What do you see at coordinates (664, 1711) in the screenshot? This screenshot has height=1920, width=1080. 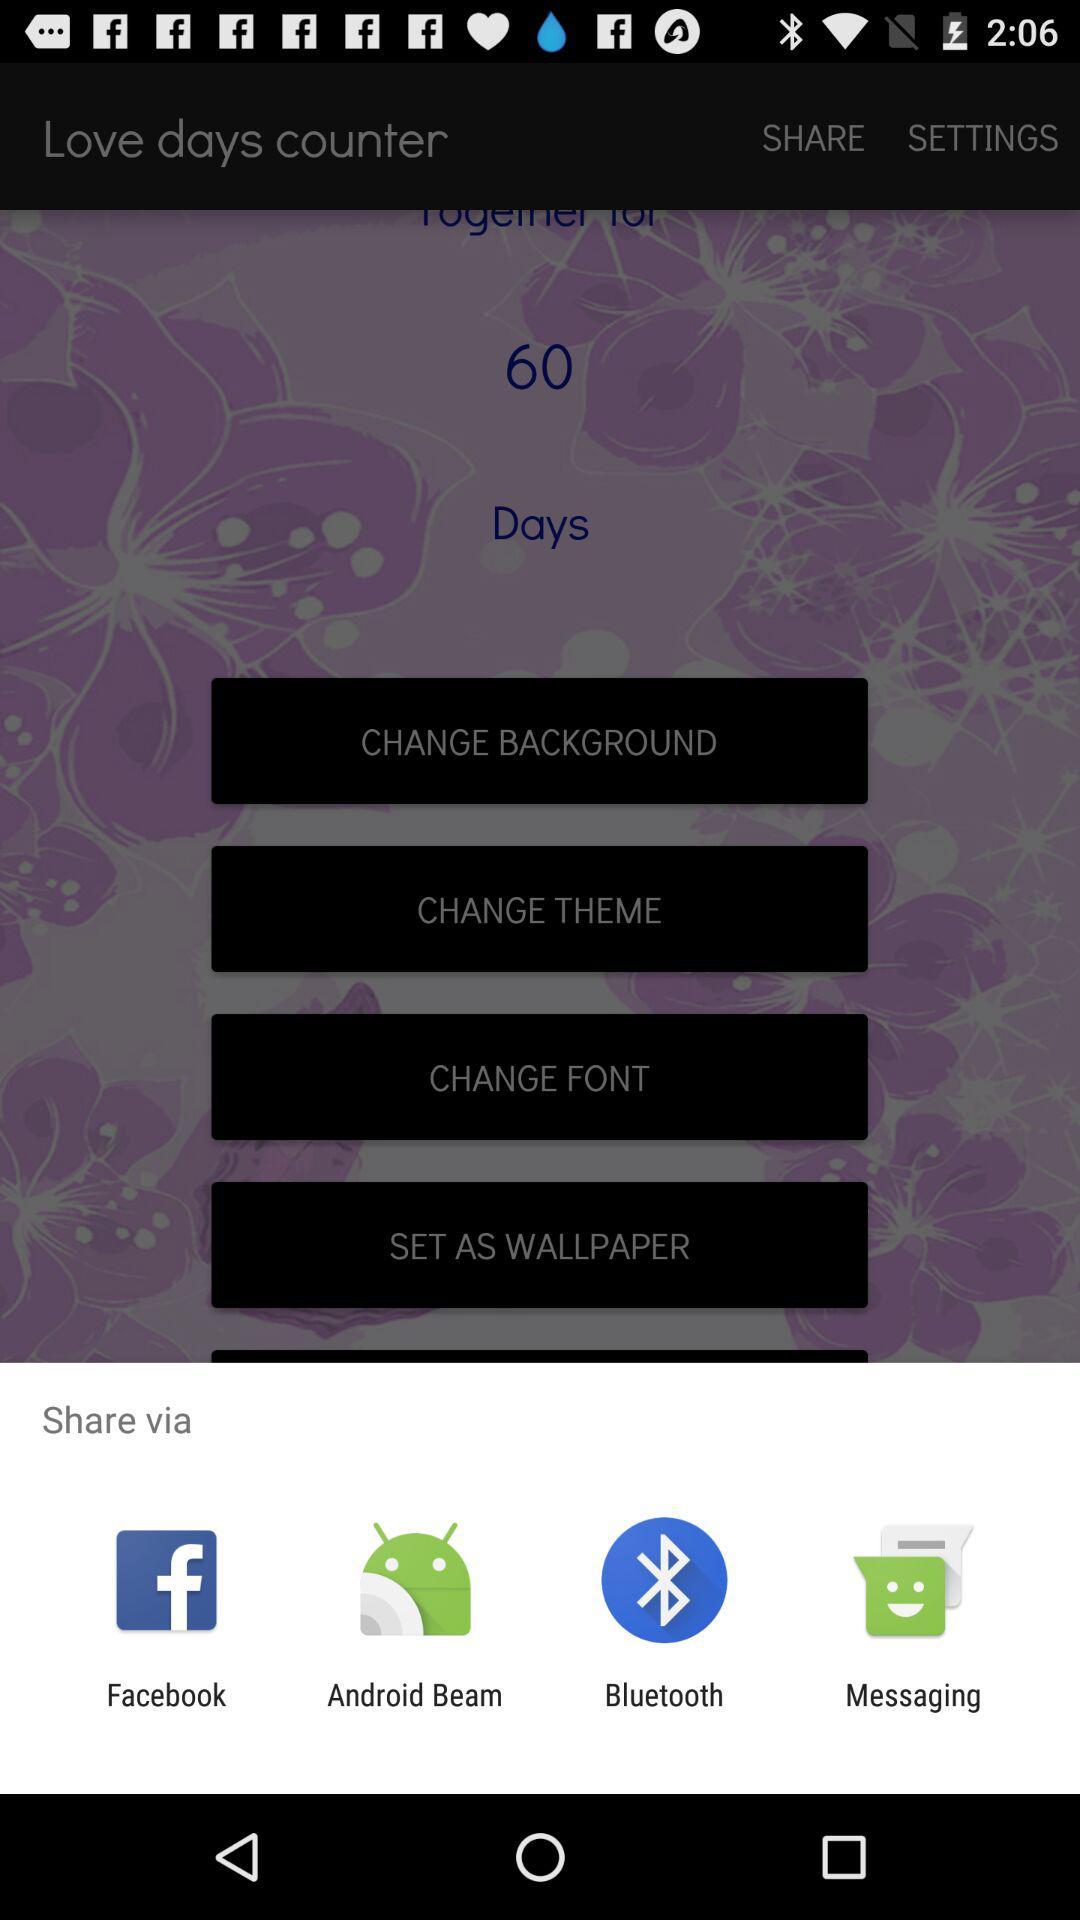 I see `item next to android beam app` at bounding box center [664, 1711].